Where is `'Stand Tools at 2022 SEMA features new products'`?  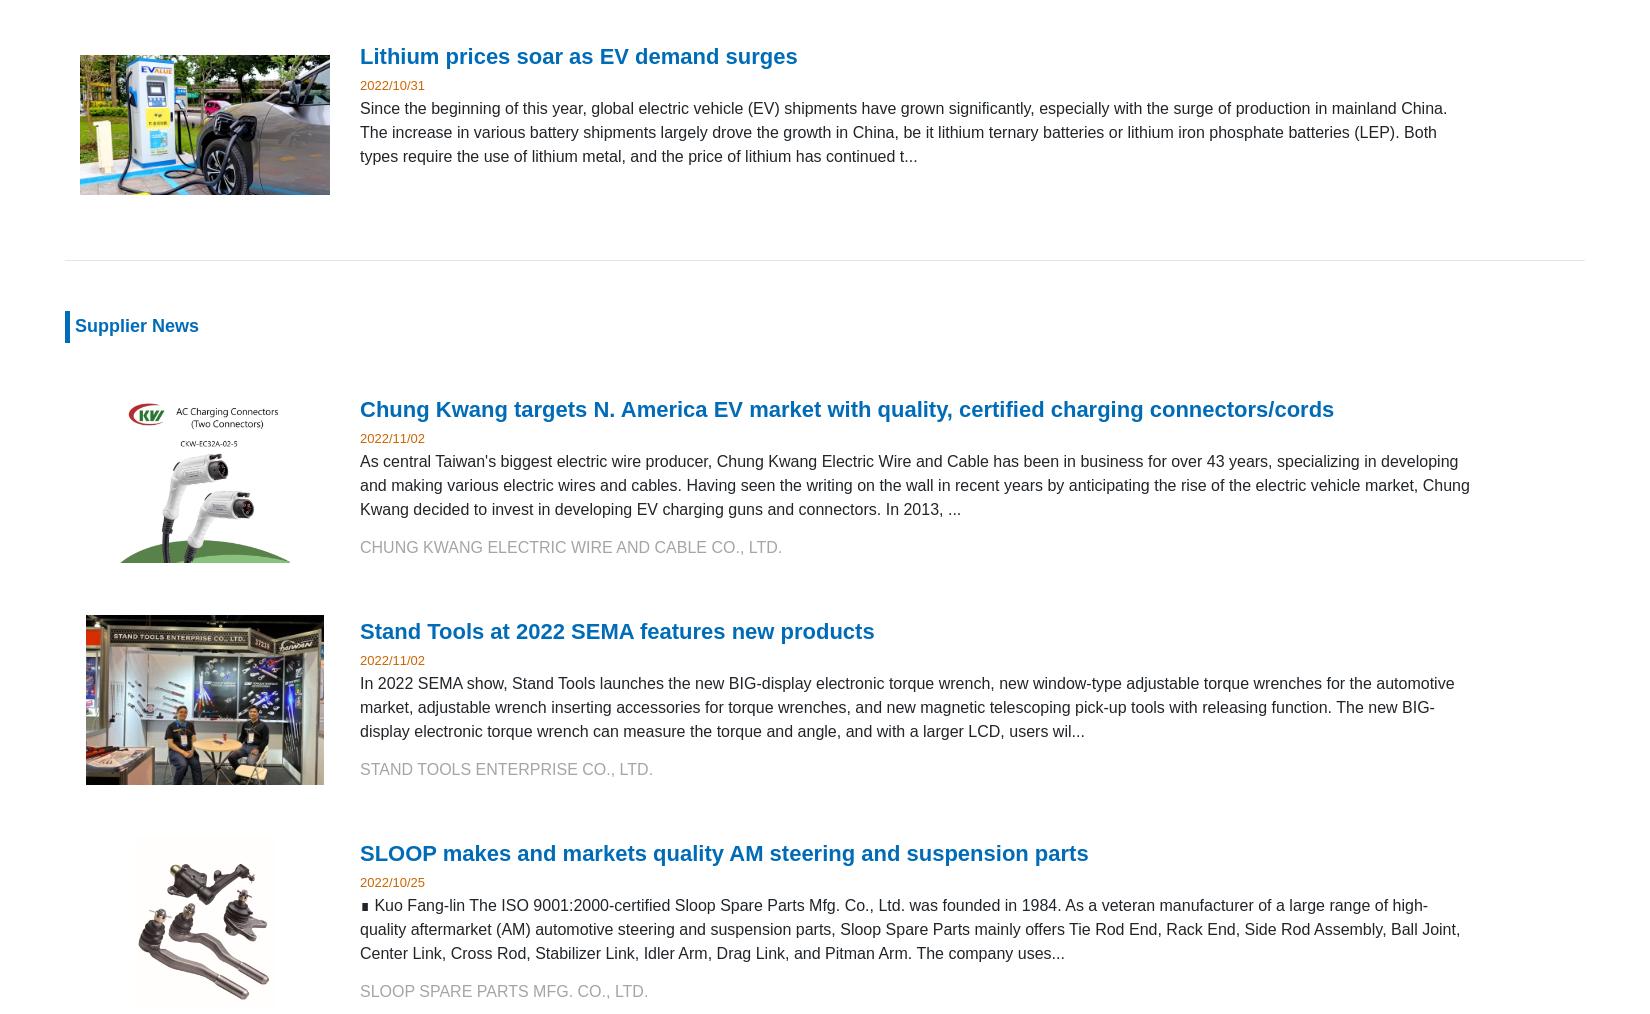 'Stand Tools at 2022 SEMA features new products' is located at coordinates (360, 630).